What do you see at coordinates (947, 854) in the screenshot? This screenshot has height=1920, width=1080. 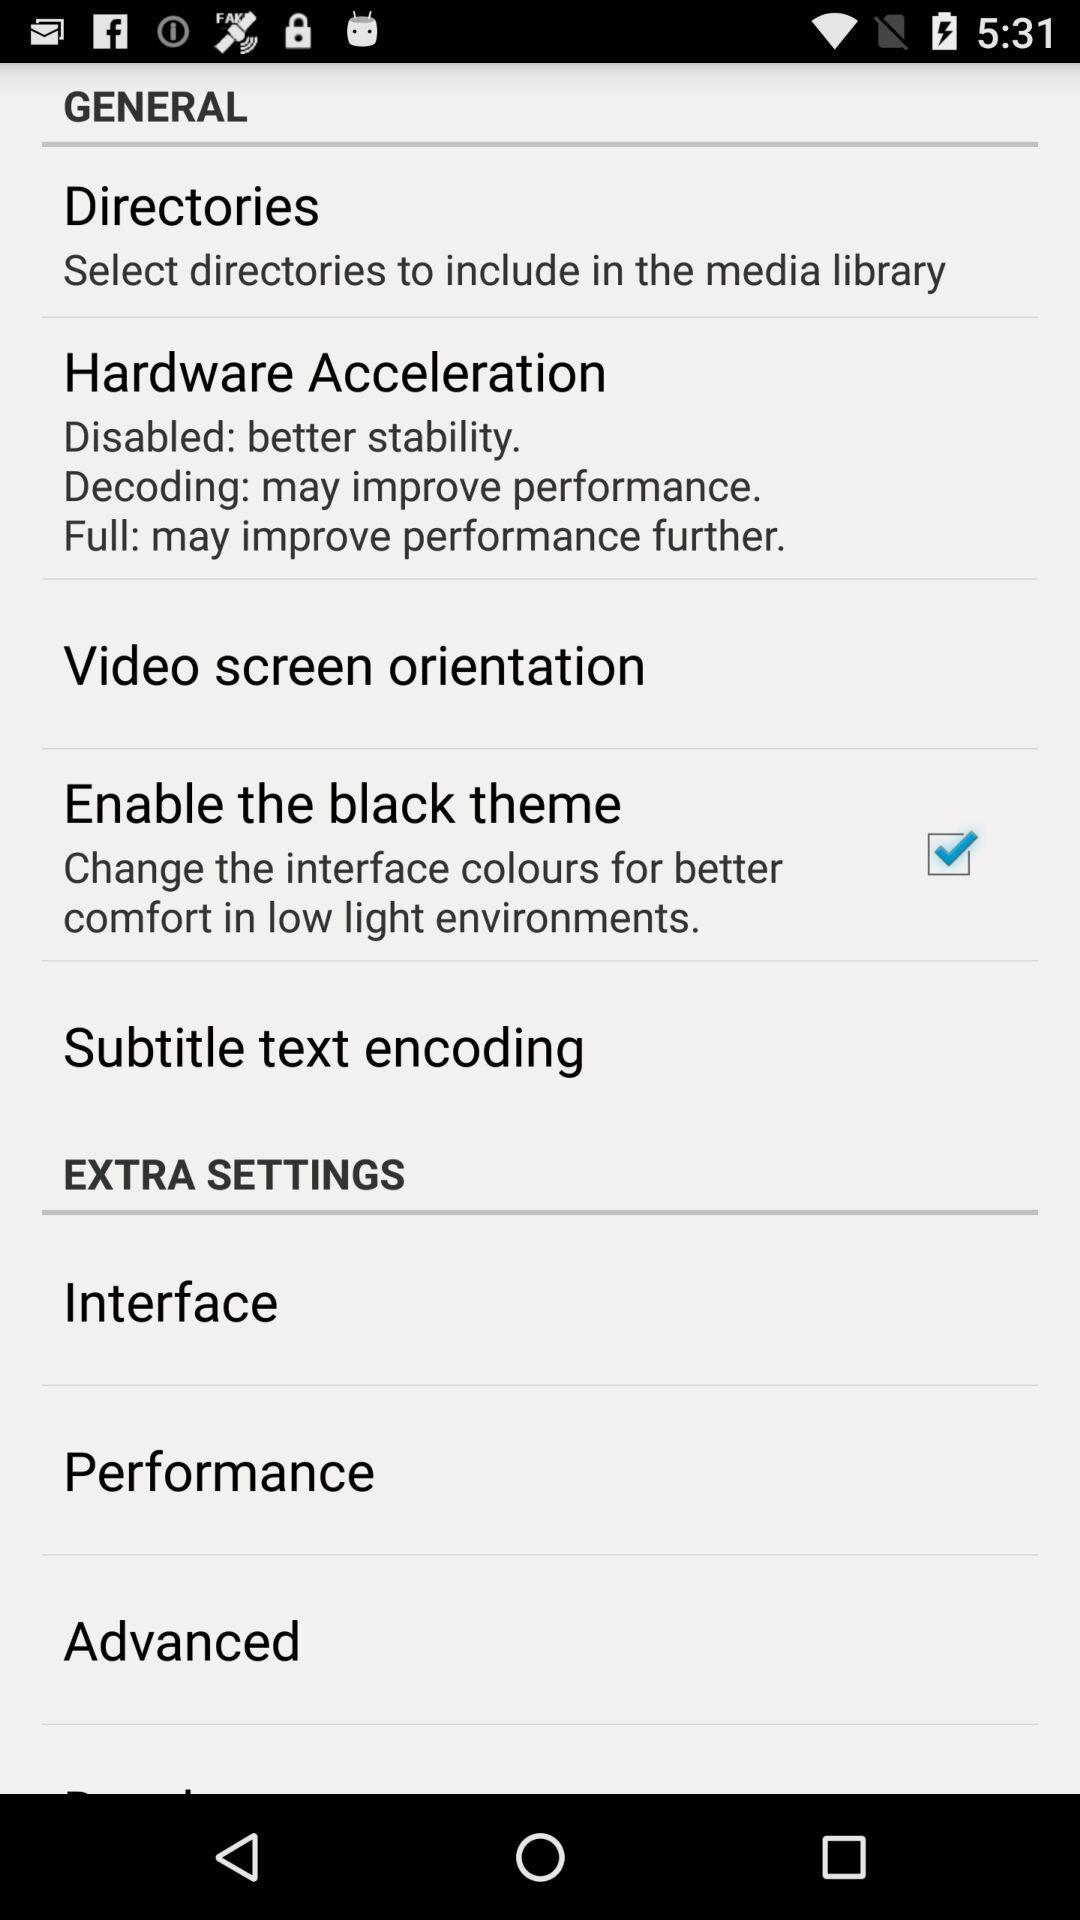 I see `the icon next to change the interface app` at bounding box center [947, 854].